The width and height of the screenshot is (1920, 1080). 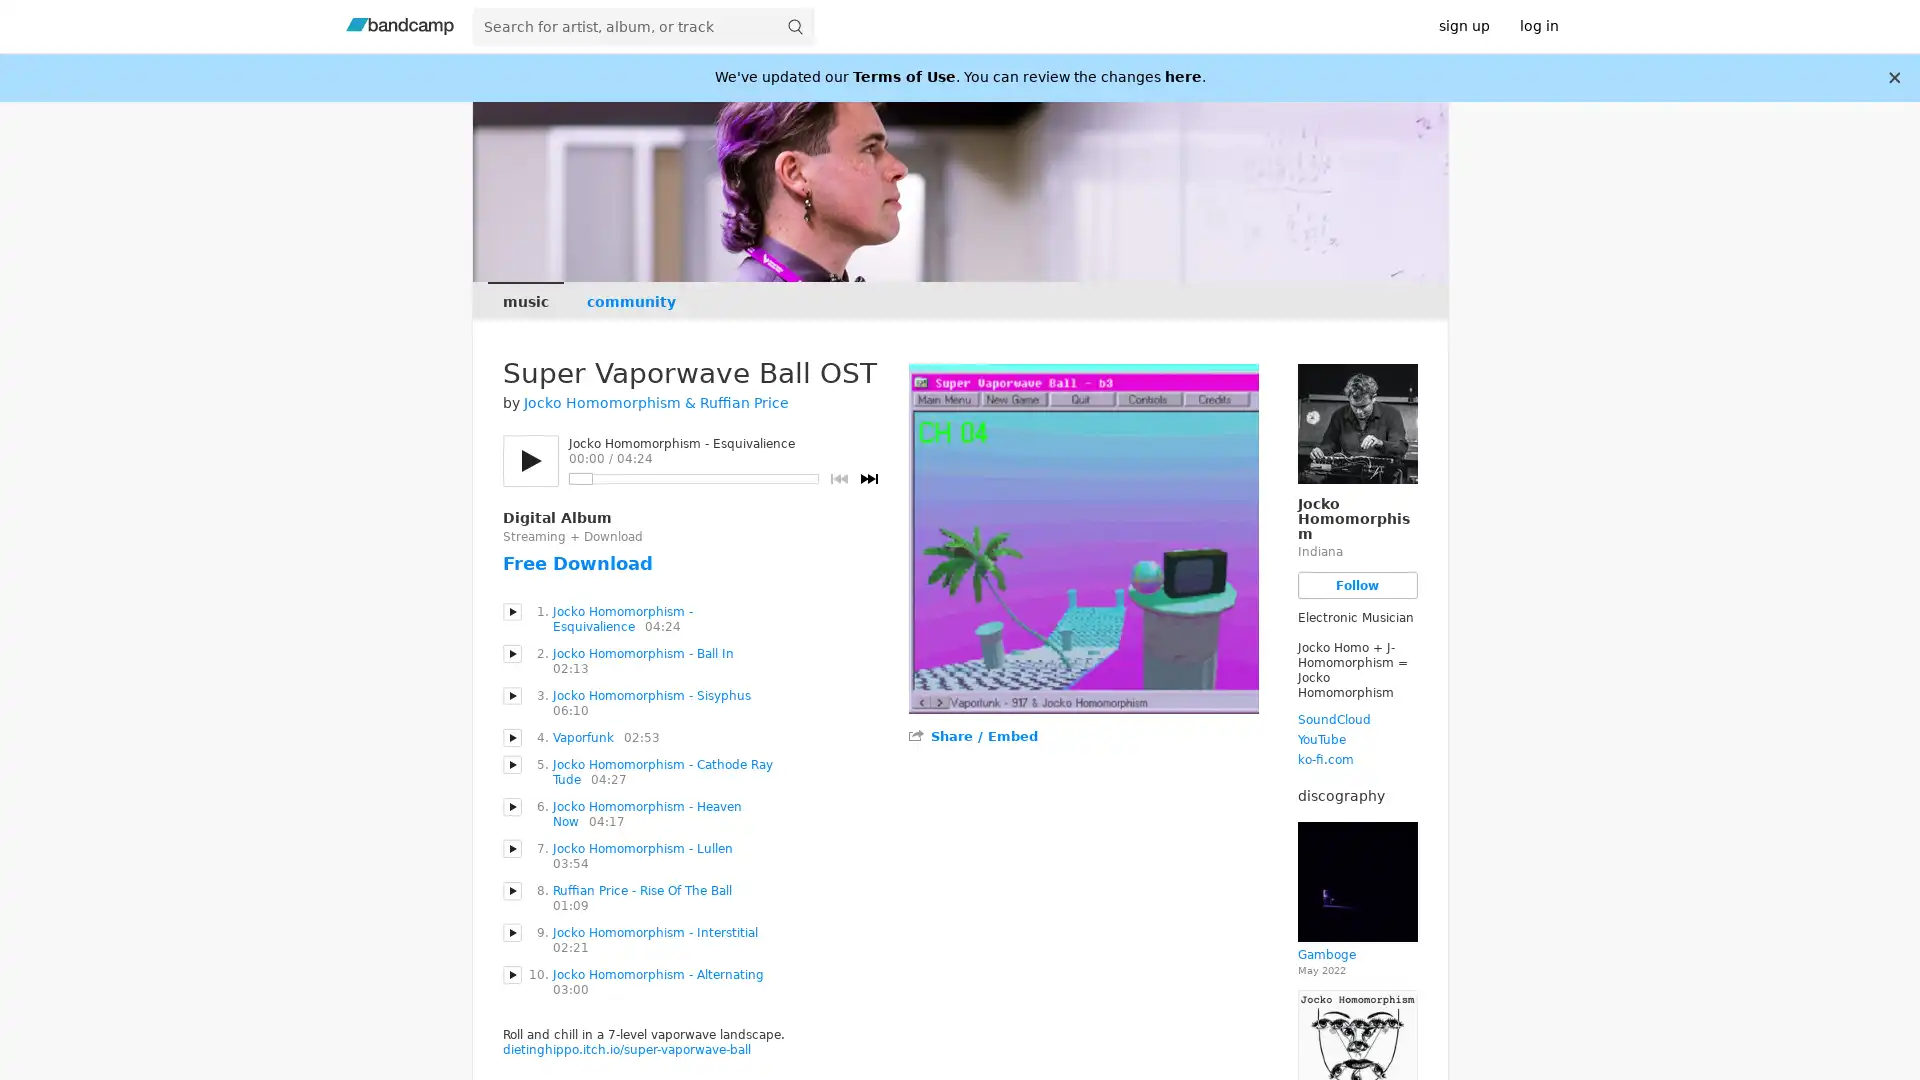 What do you see at coordinates (511, 805) in the screenshot?
I see `Play Jocko Homomorphism - Heaven Now` at bounding box center [511, 805].